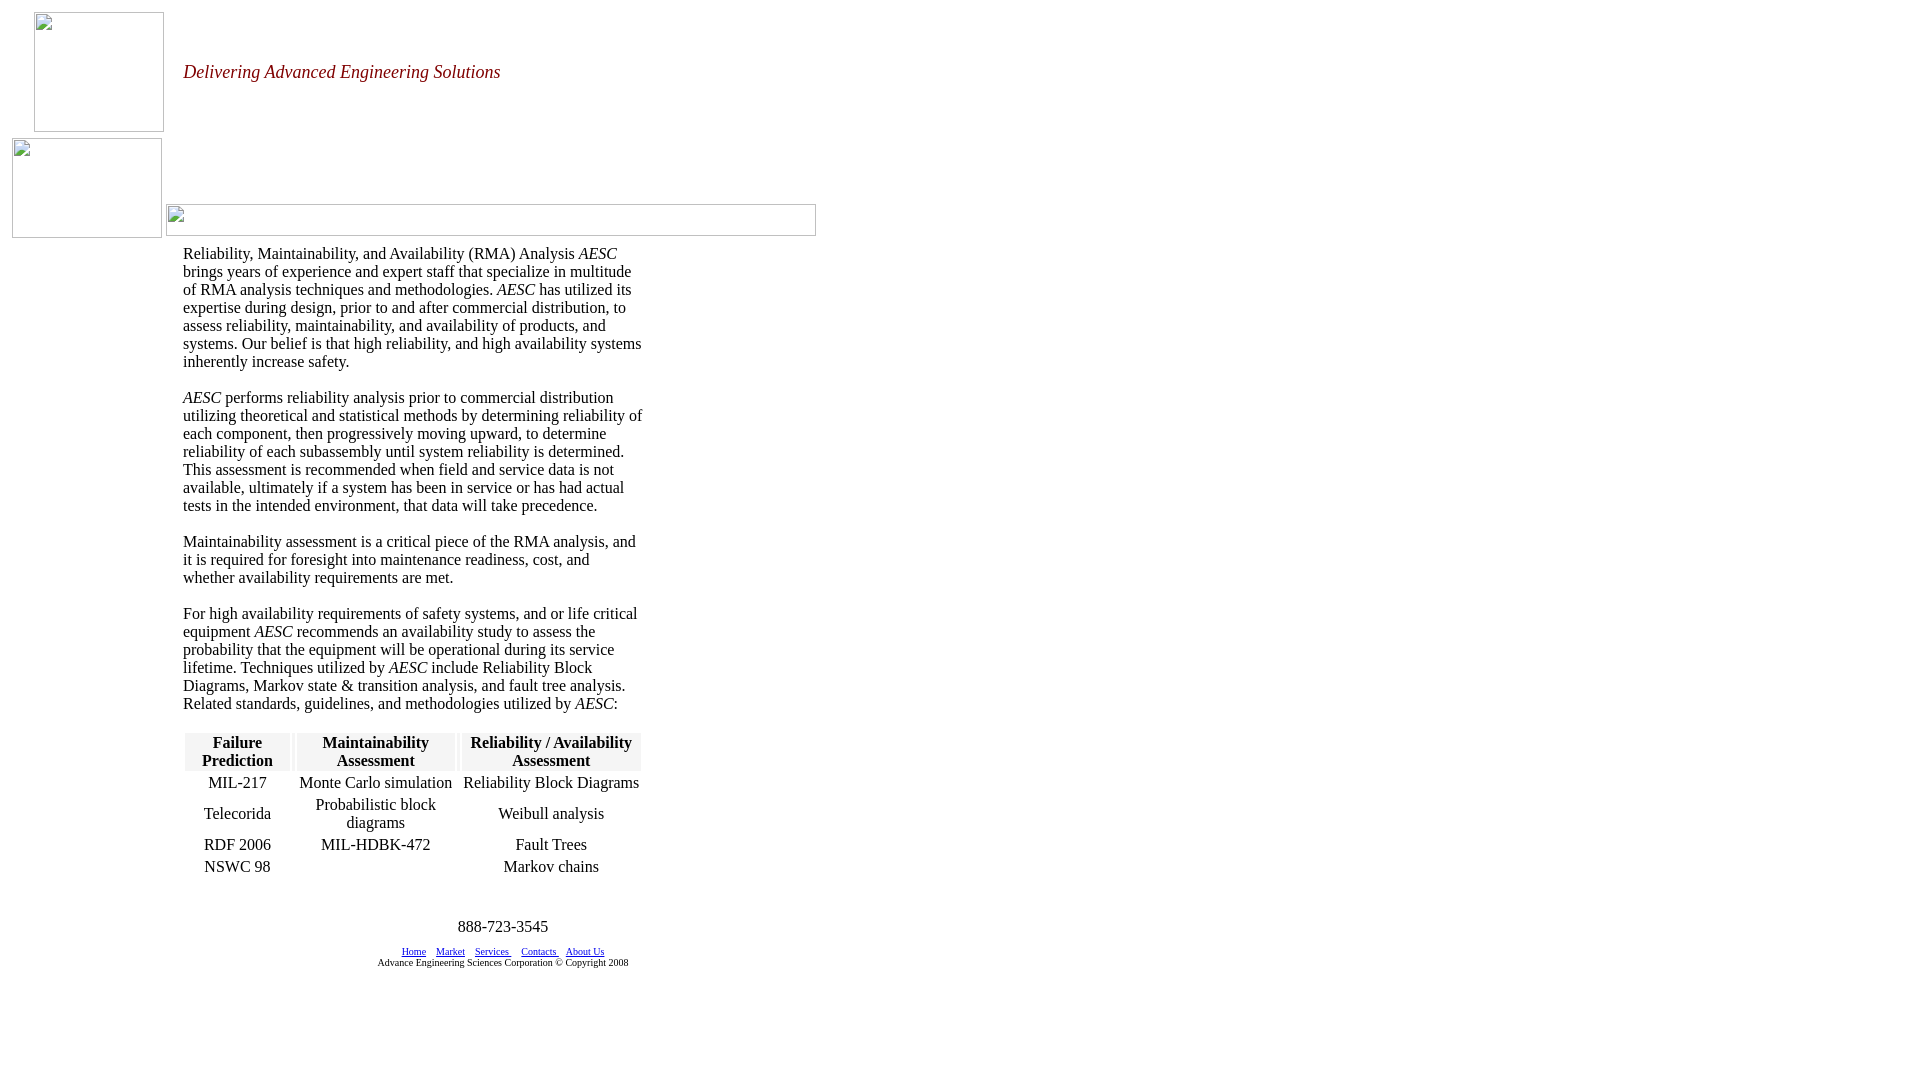 The width and height of the screenshot is (1920, 1080). Describe the element at coordinates (539, 950) in the screenshot. I see `'Contacts '` at that location.